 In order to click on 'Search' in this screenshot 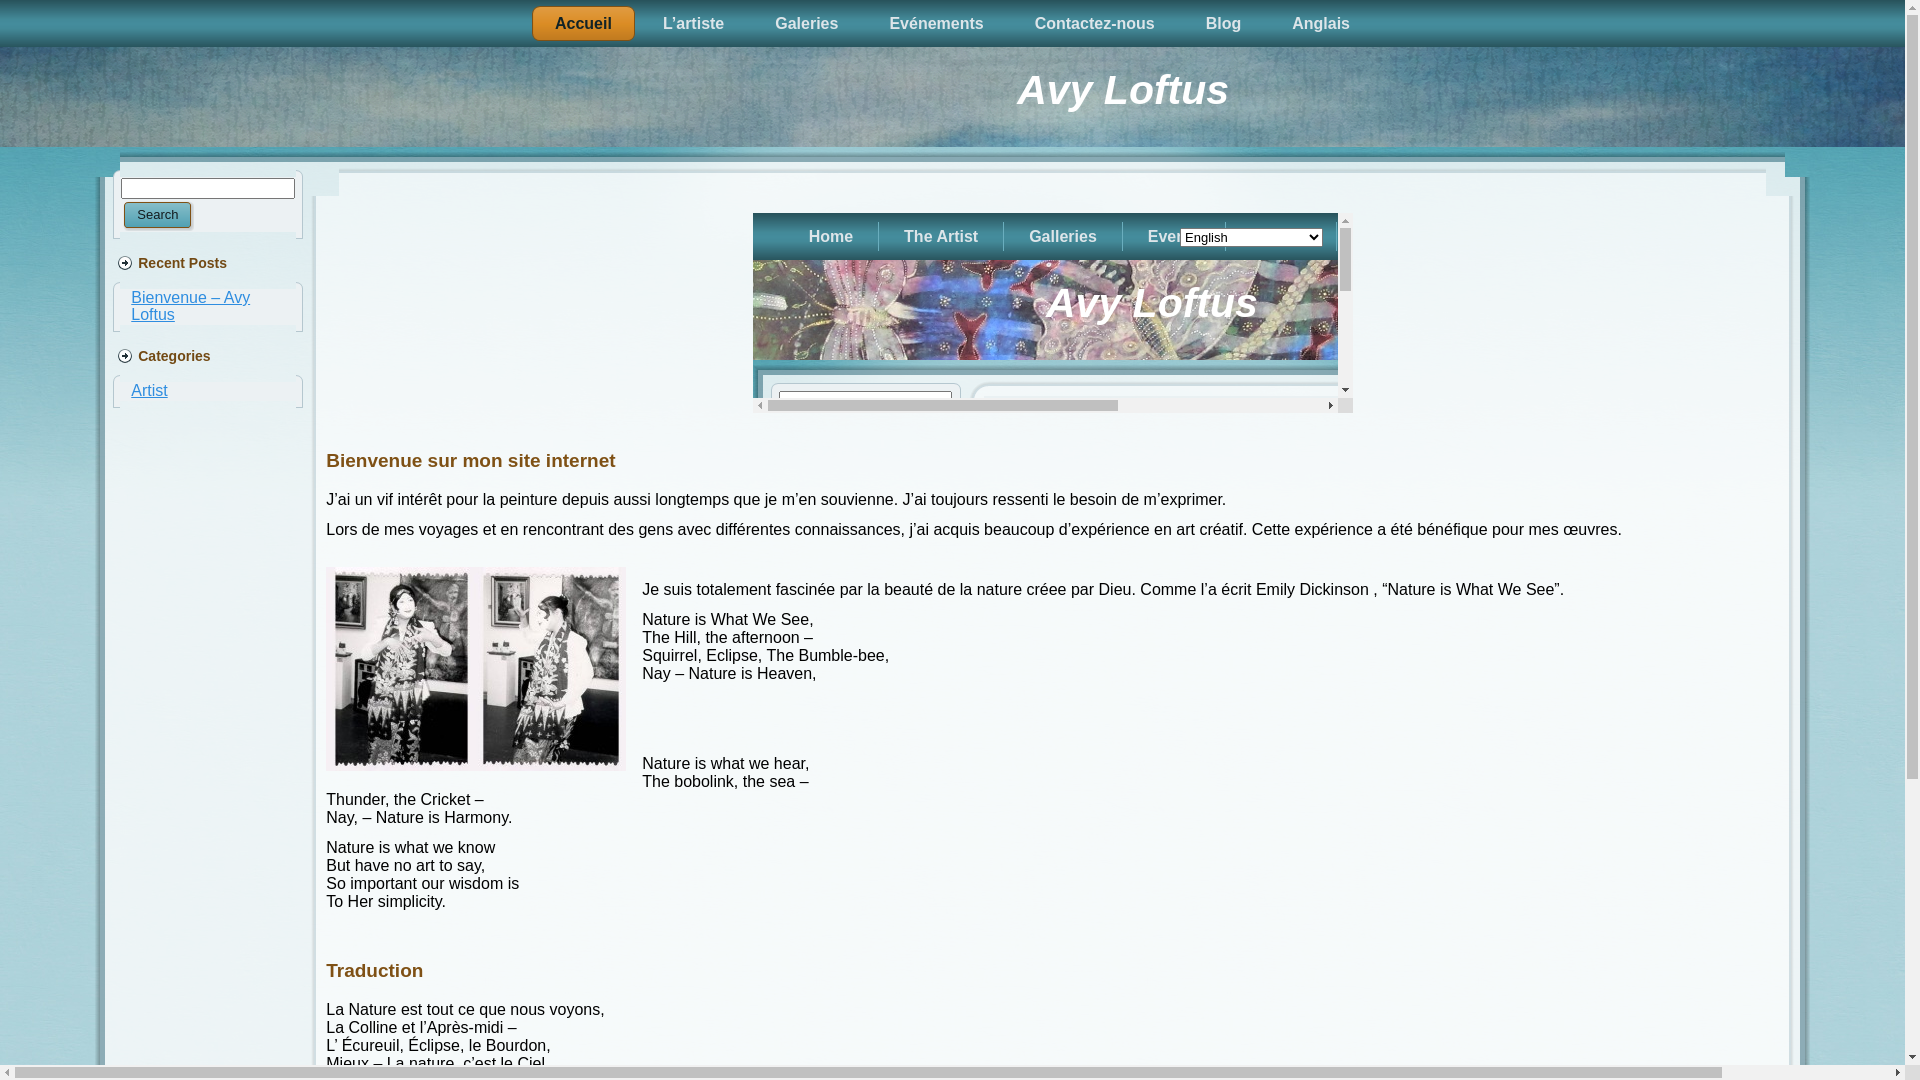, I will do `click(156, 215)`.